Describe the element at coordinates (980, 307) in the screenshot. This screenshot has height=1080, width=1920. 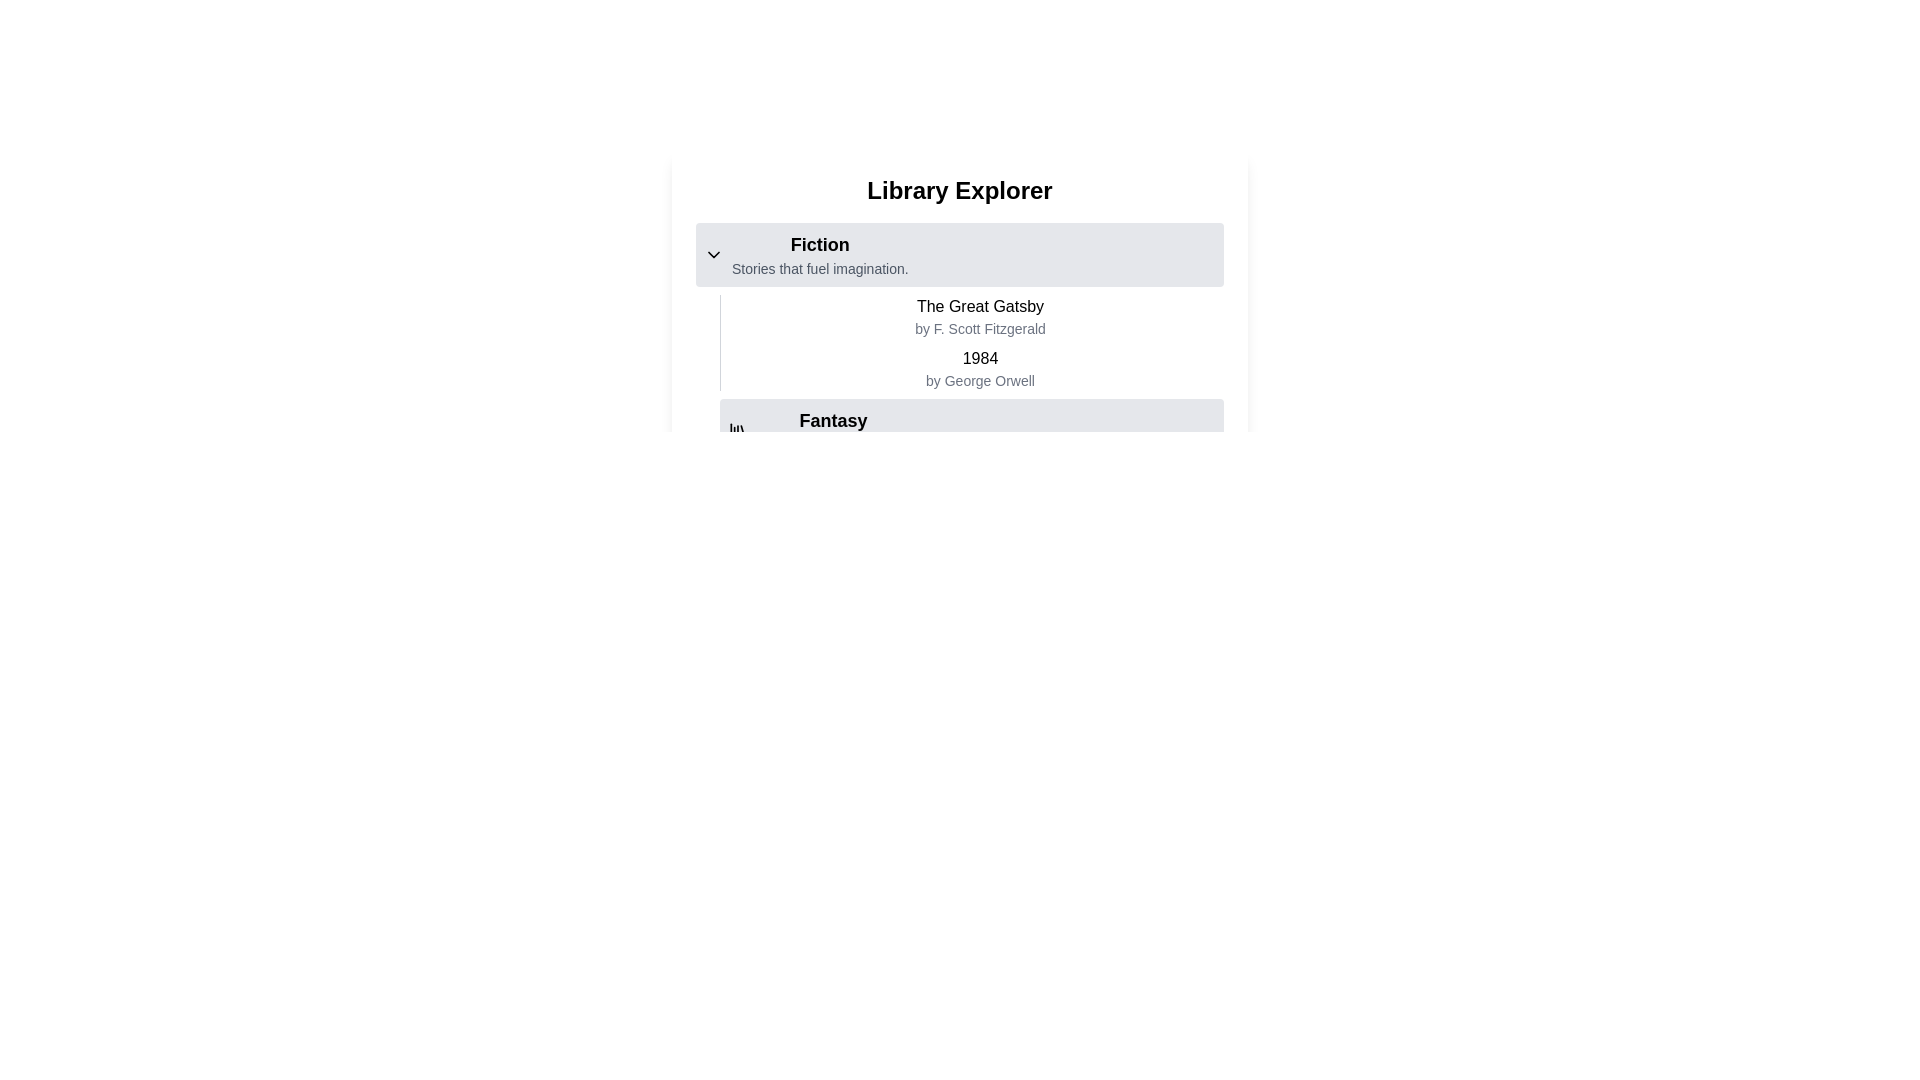
I see `the static text element displaying the title 'The Great Gatsby', which is styled with medium font weight and centered under the 'Fiction' header` at that location.